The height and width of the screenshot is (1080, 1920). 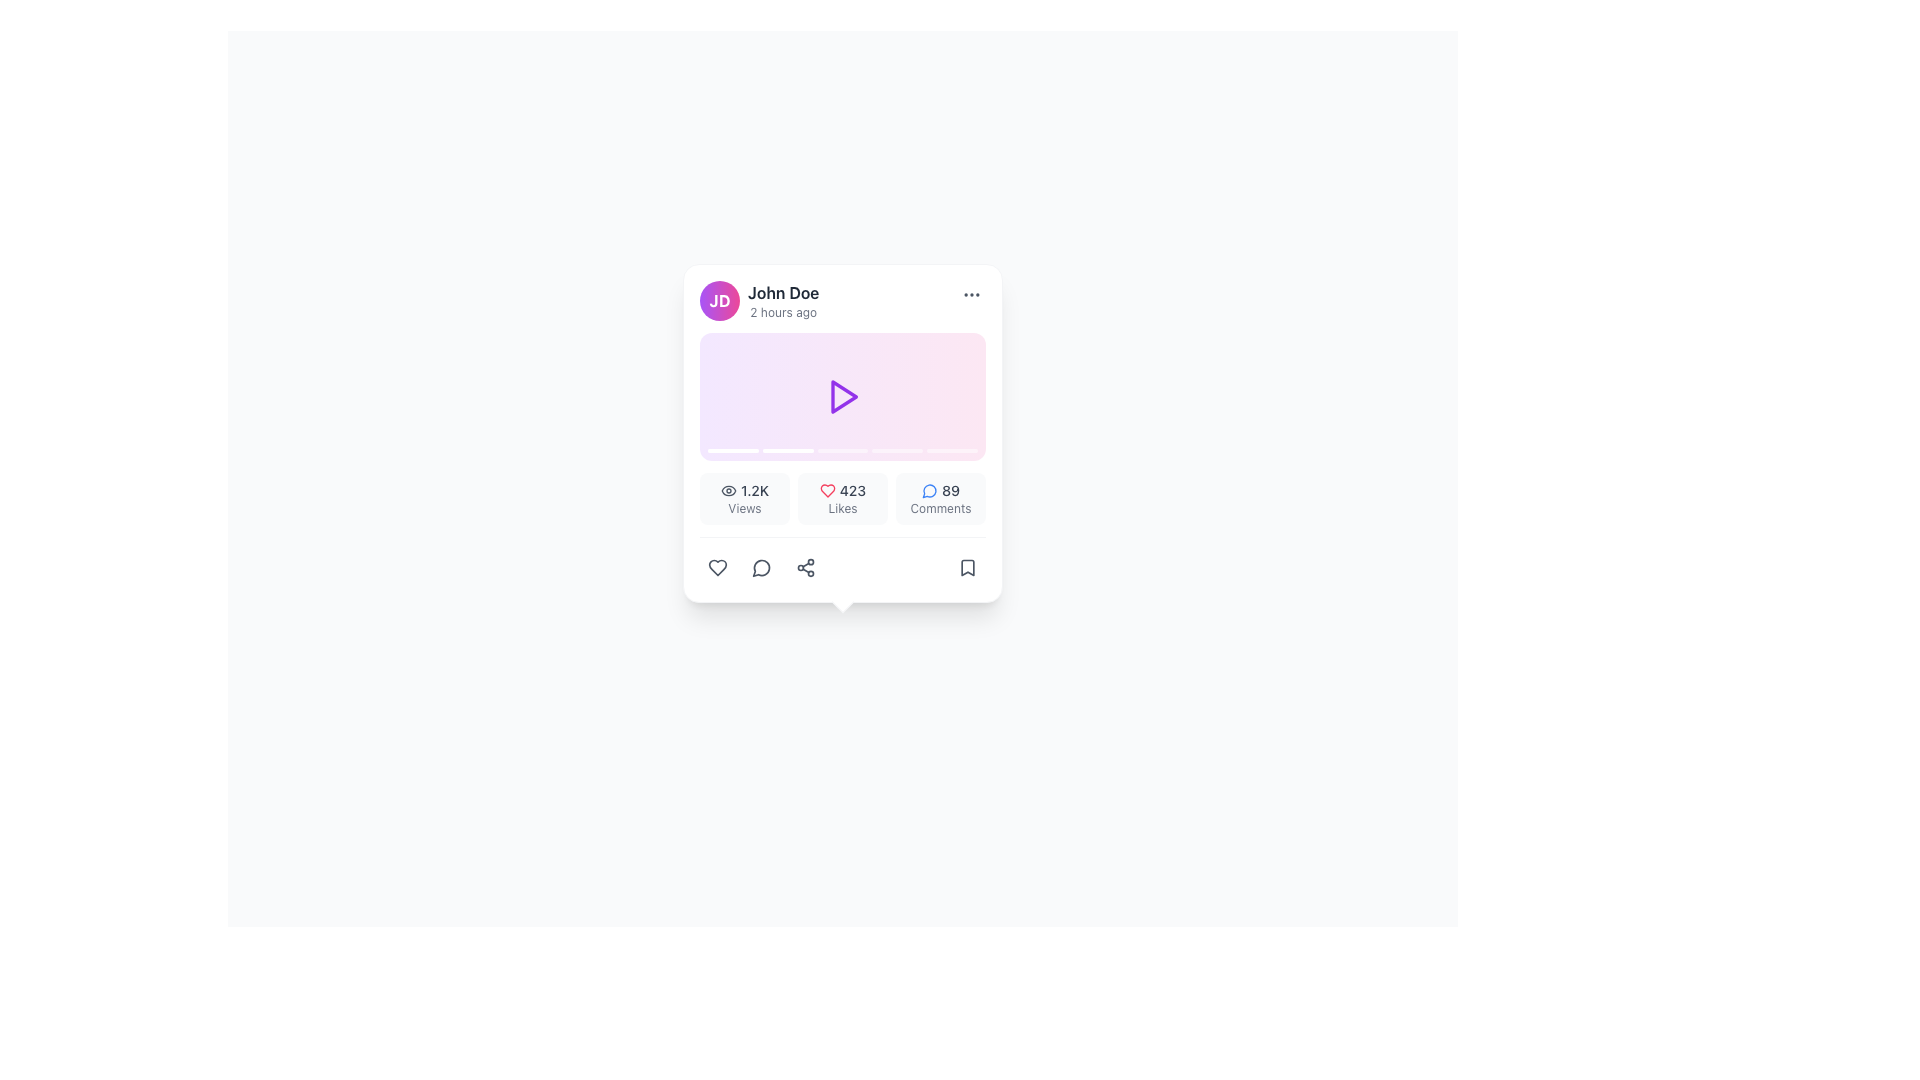 I want to click on the sharing action button, which is the third icon in a horizontal group of three icons below the main content of a card interface, so click(x=806, y=567).